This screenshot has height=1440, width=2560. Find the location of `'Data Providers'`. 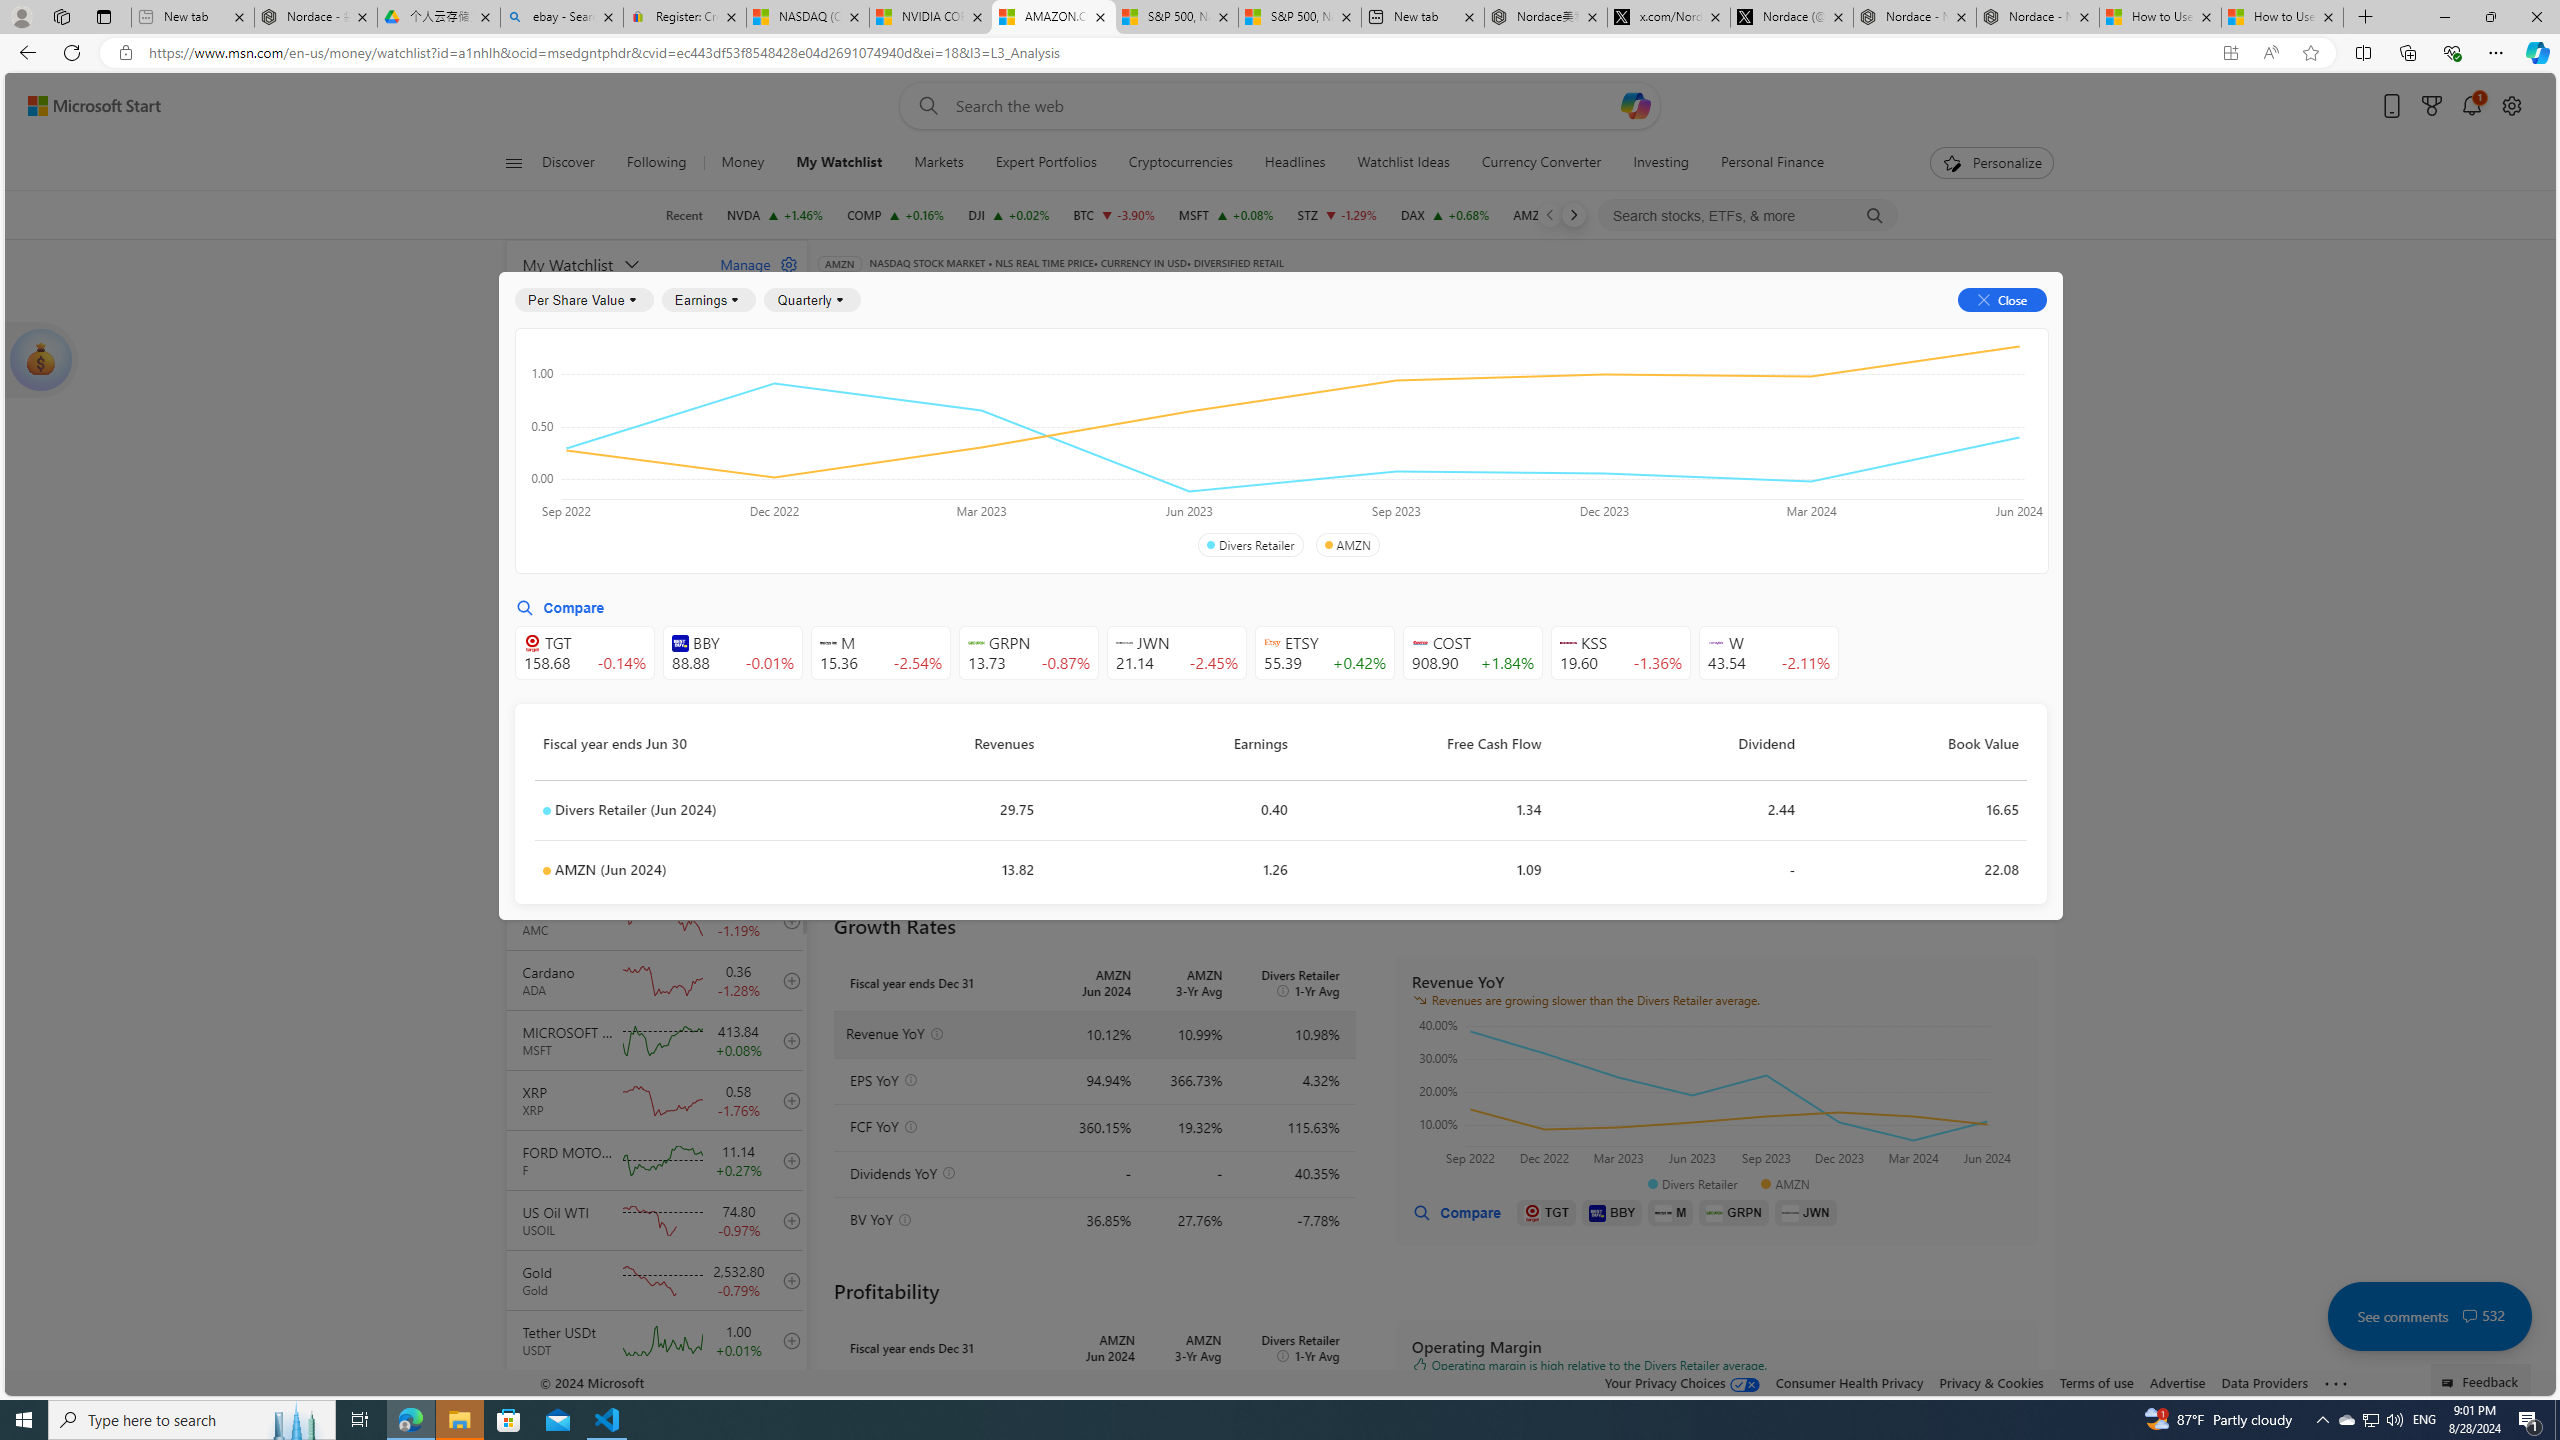

'Data Providers' is located at coordinates (2265, 1382).